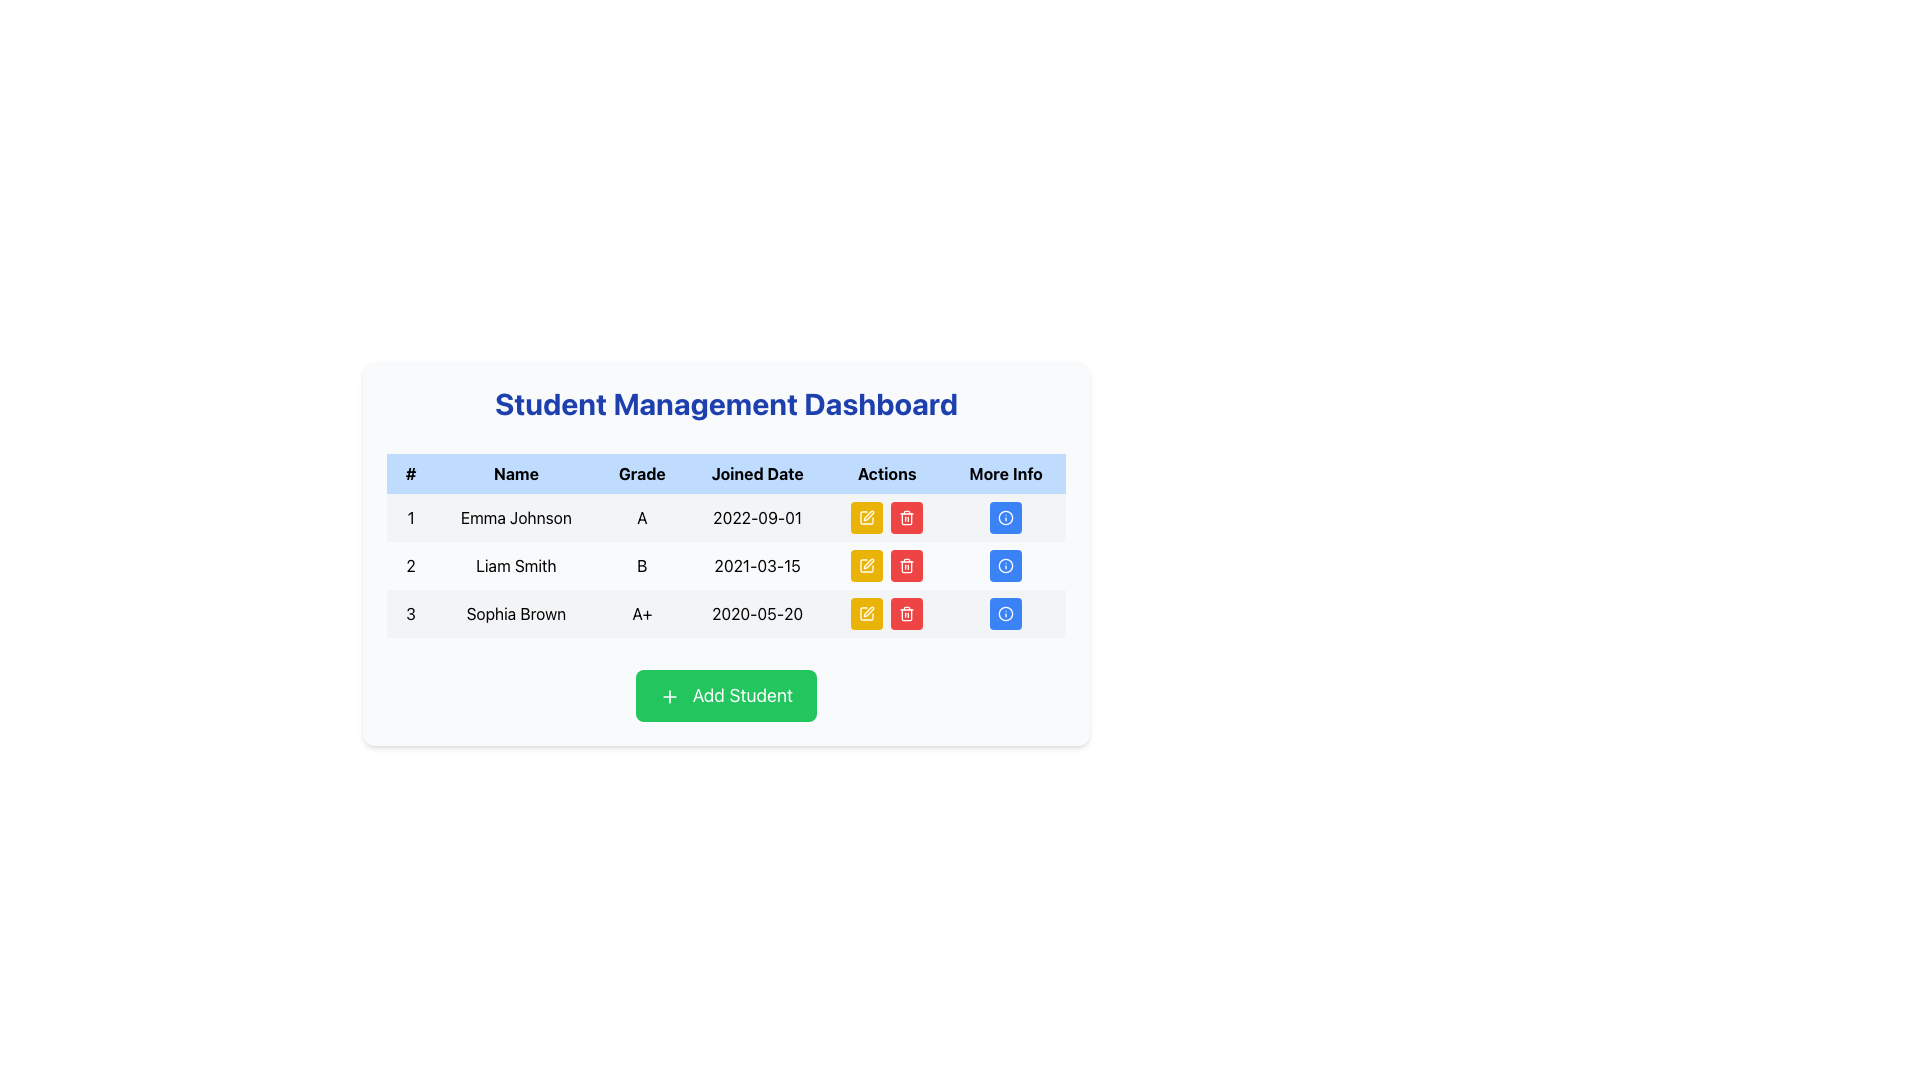 The image size is (1920, 1080). Describe the element at coordinates (1006, 516) in the screenshot. I see `the interactive button in the 'More Info' column of the first row in the student data table` at that location.